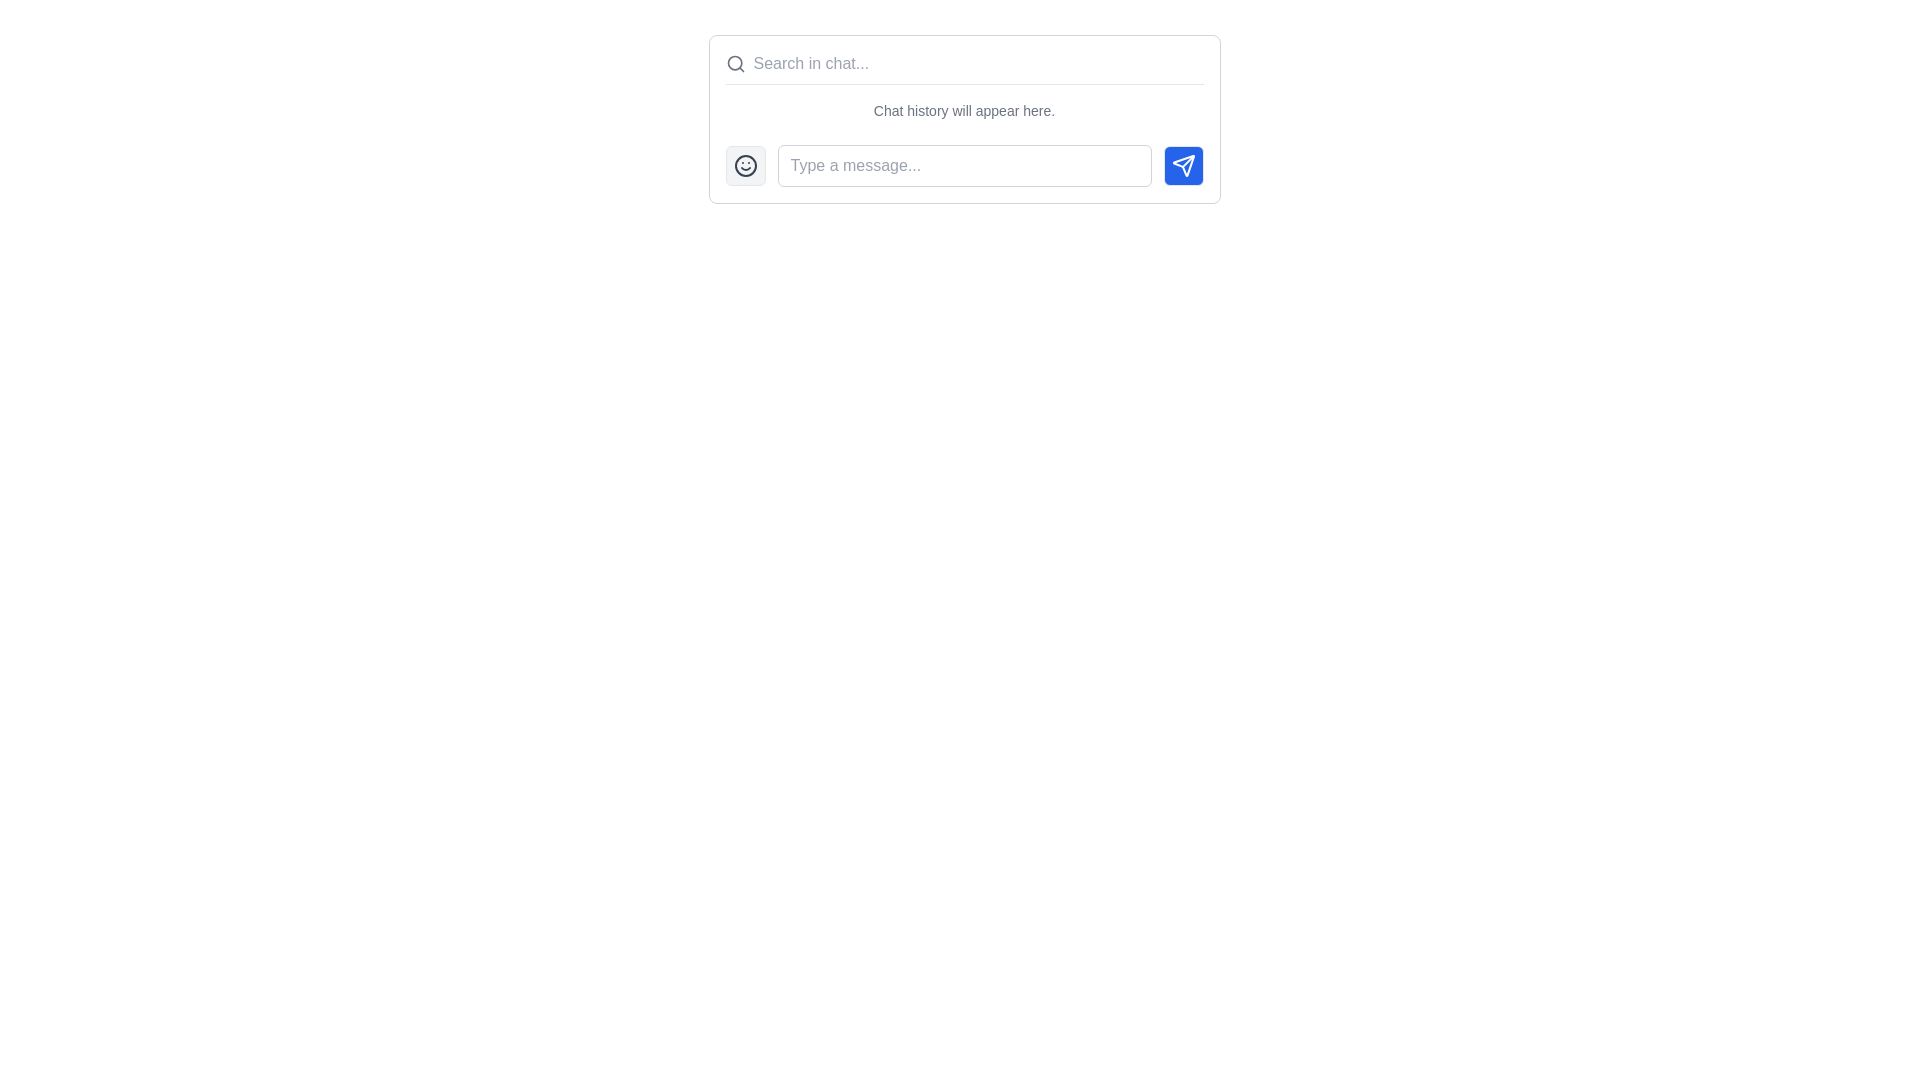 The width and height of the screenshot is (1920, 1080). What do you see at coordinates (744, 164) in the screenshot?
I see `the circular graphic element that forms the main outline of a face icon, located near the left end of the message input box` at bounding box center [744, 164].